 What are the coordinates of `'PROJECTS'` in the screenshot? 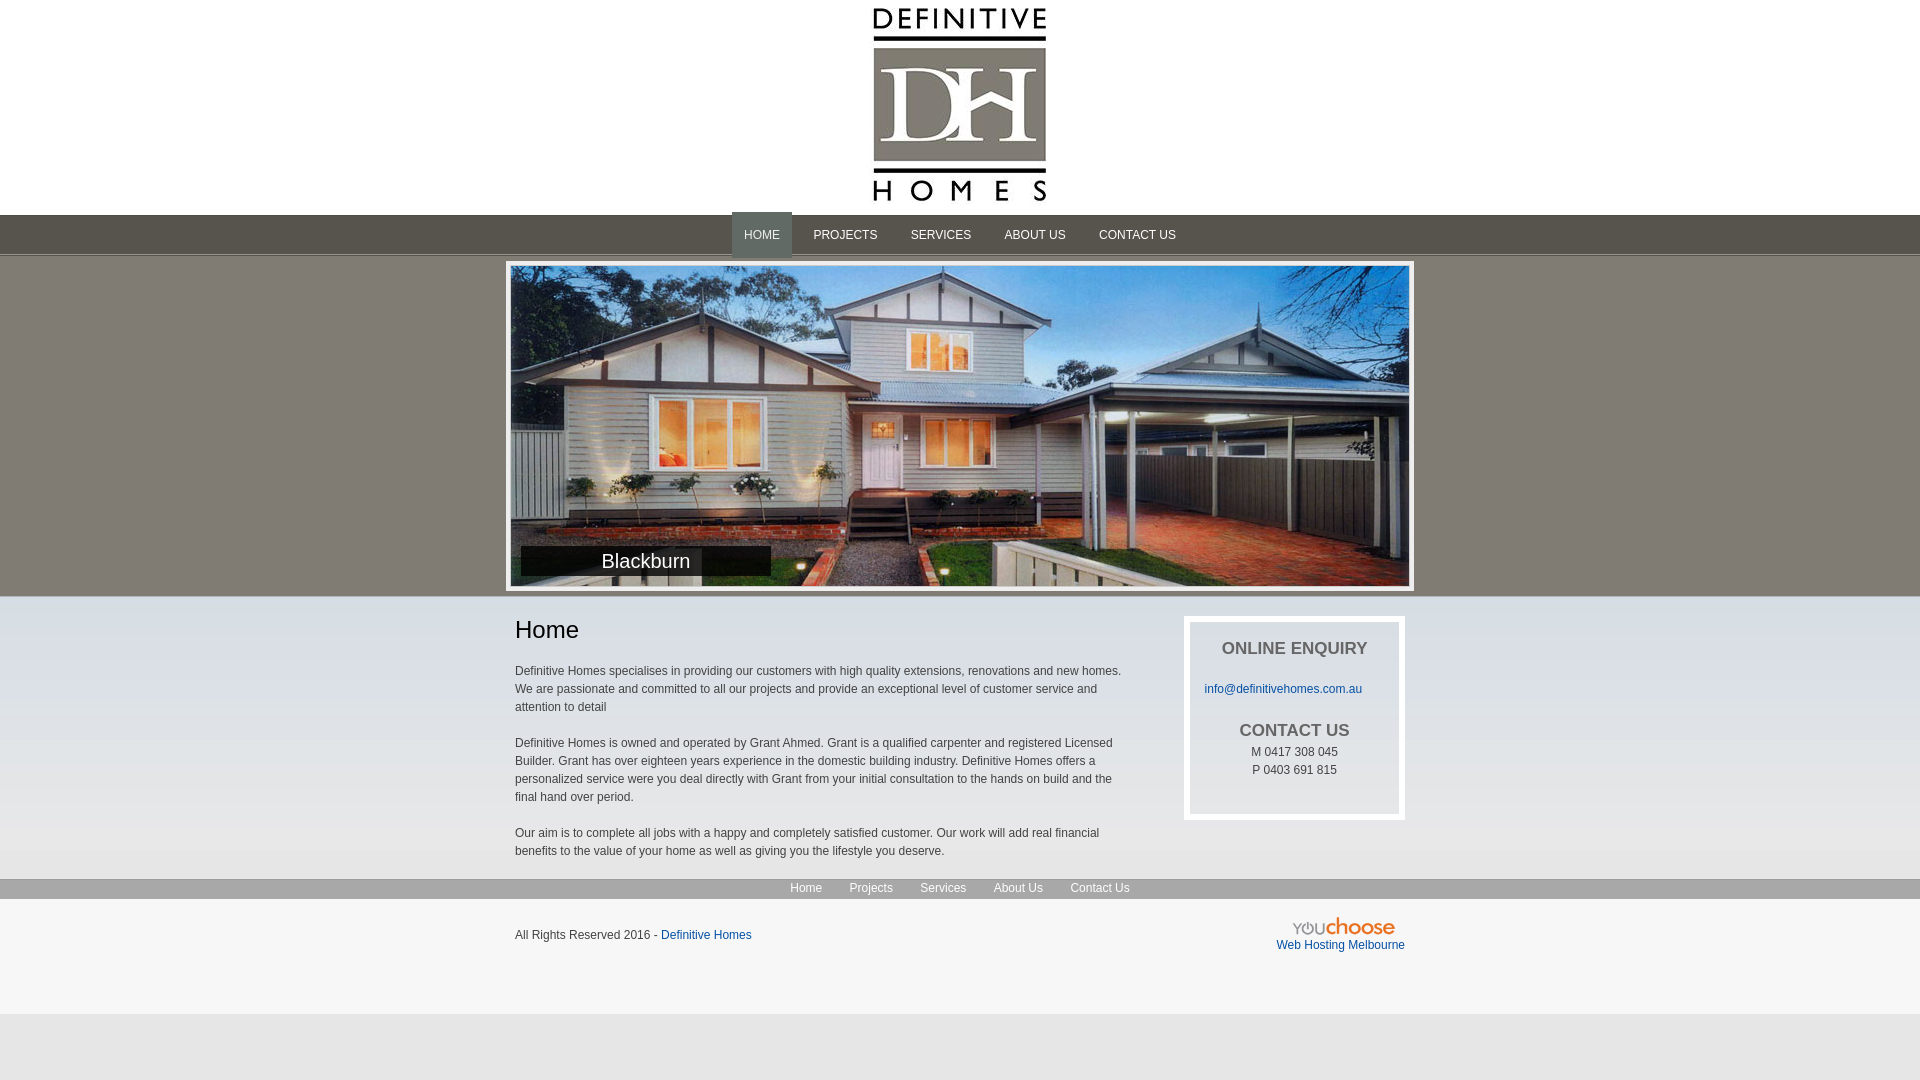 It's located at (844, 234).